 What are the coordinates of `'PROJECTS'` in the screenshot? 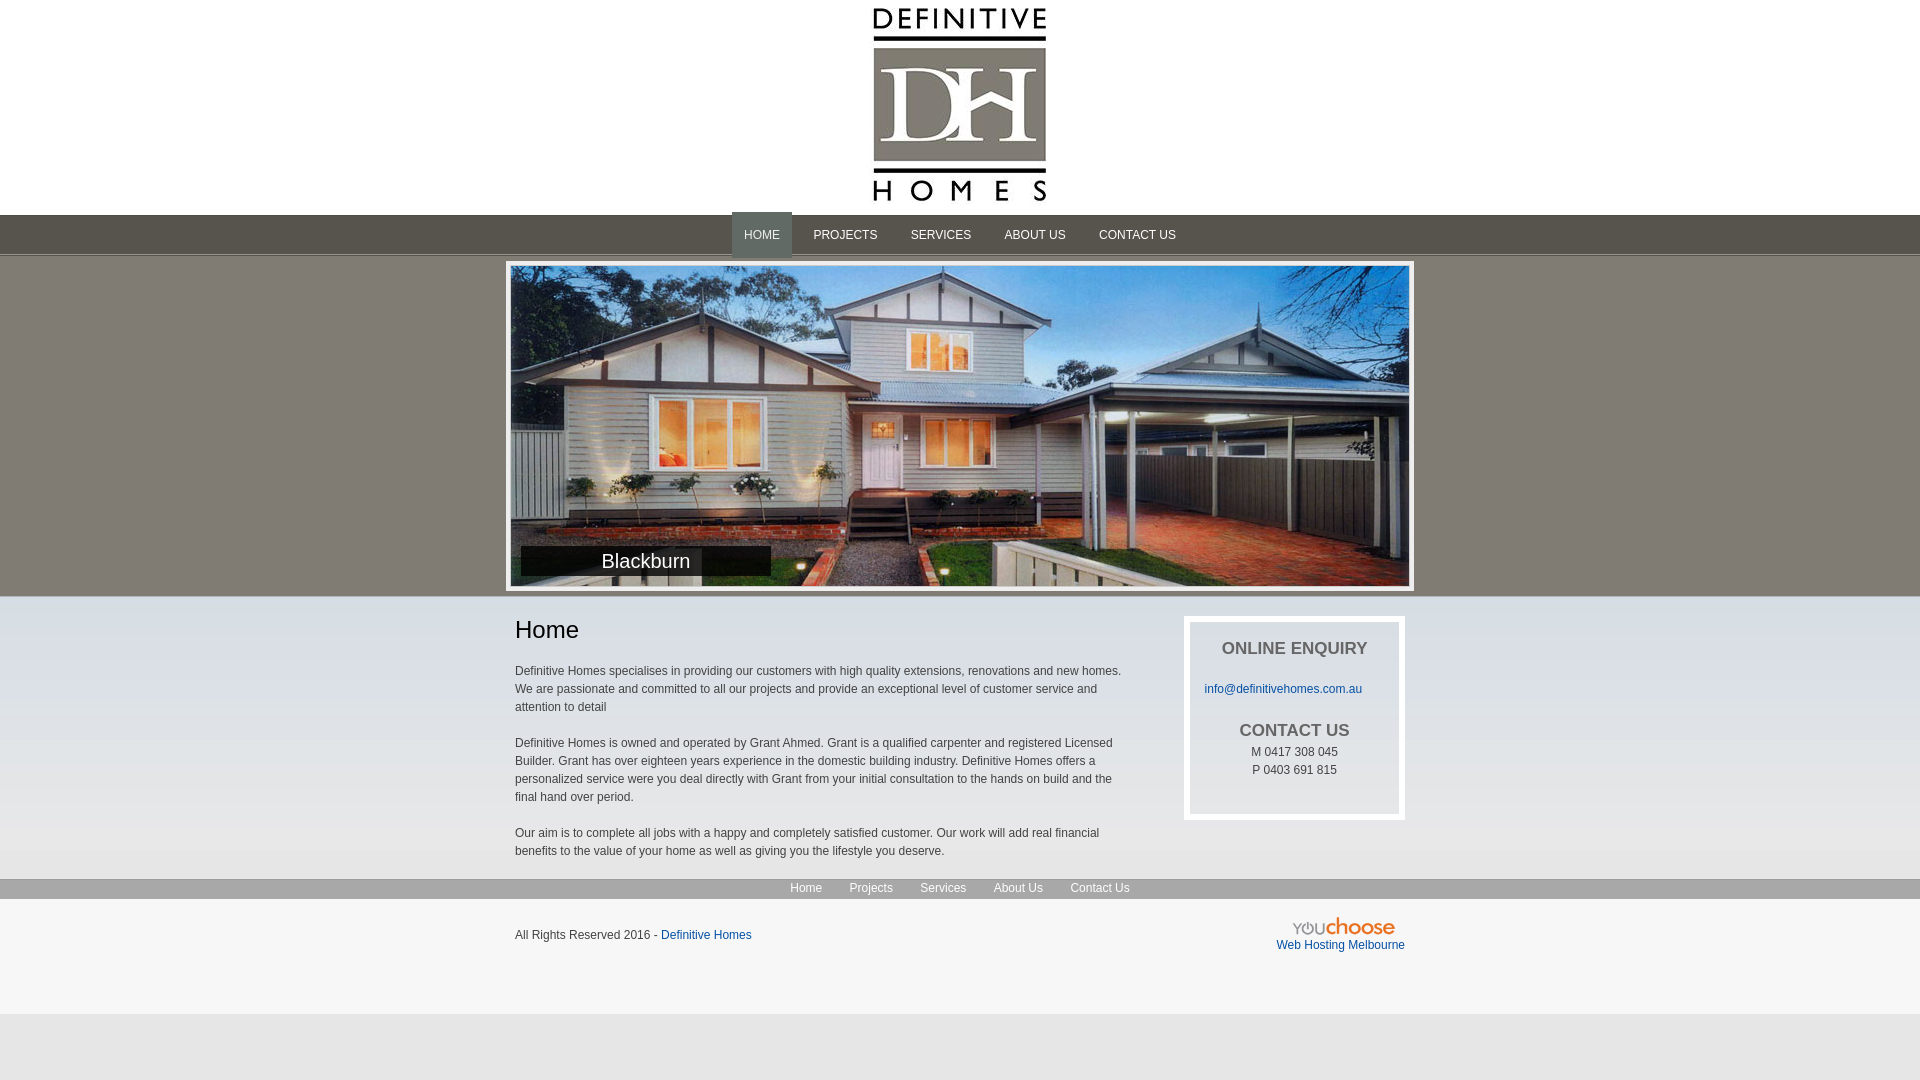 It's located at (844, 234).